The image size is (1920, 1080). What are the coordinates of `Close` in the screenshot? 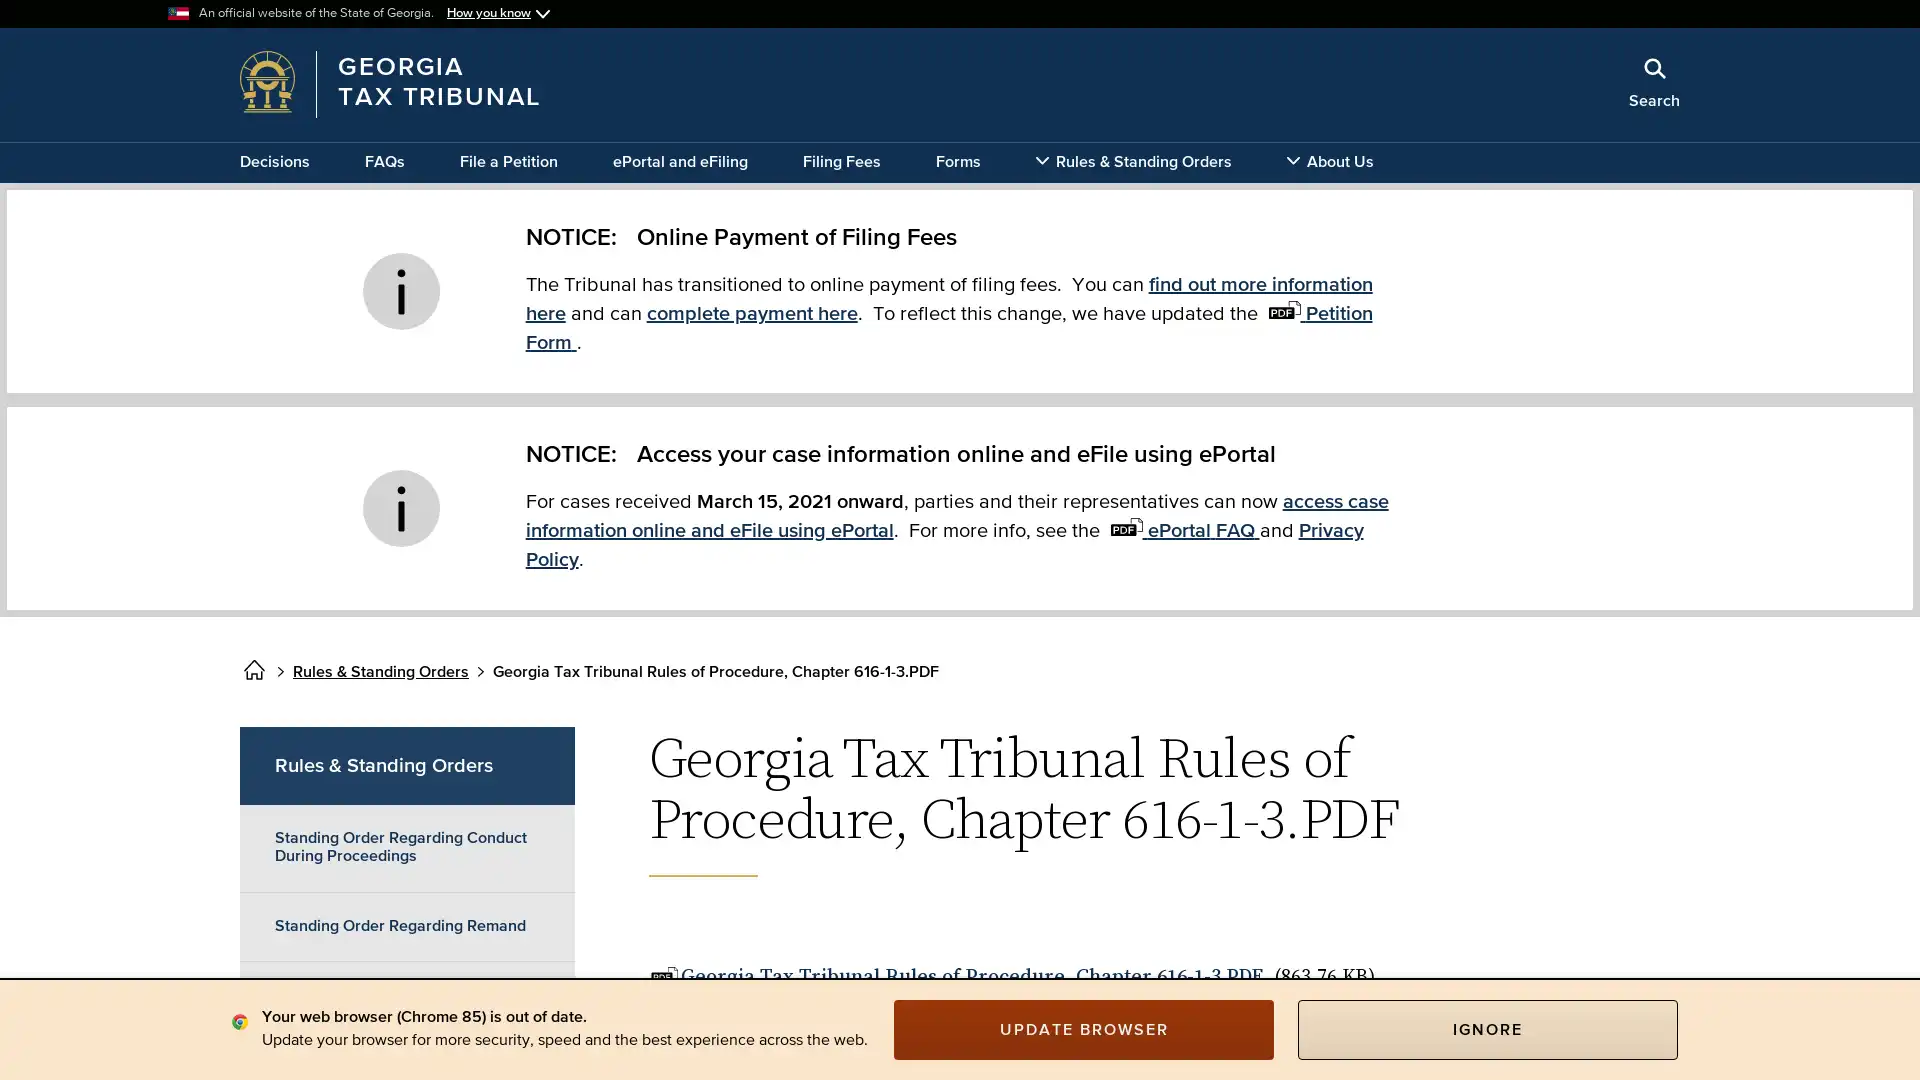 It's located at (1657, 62).